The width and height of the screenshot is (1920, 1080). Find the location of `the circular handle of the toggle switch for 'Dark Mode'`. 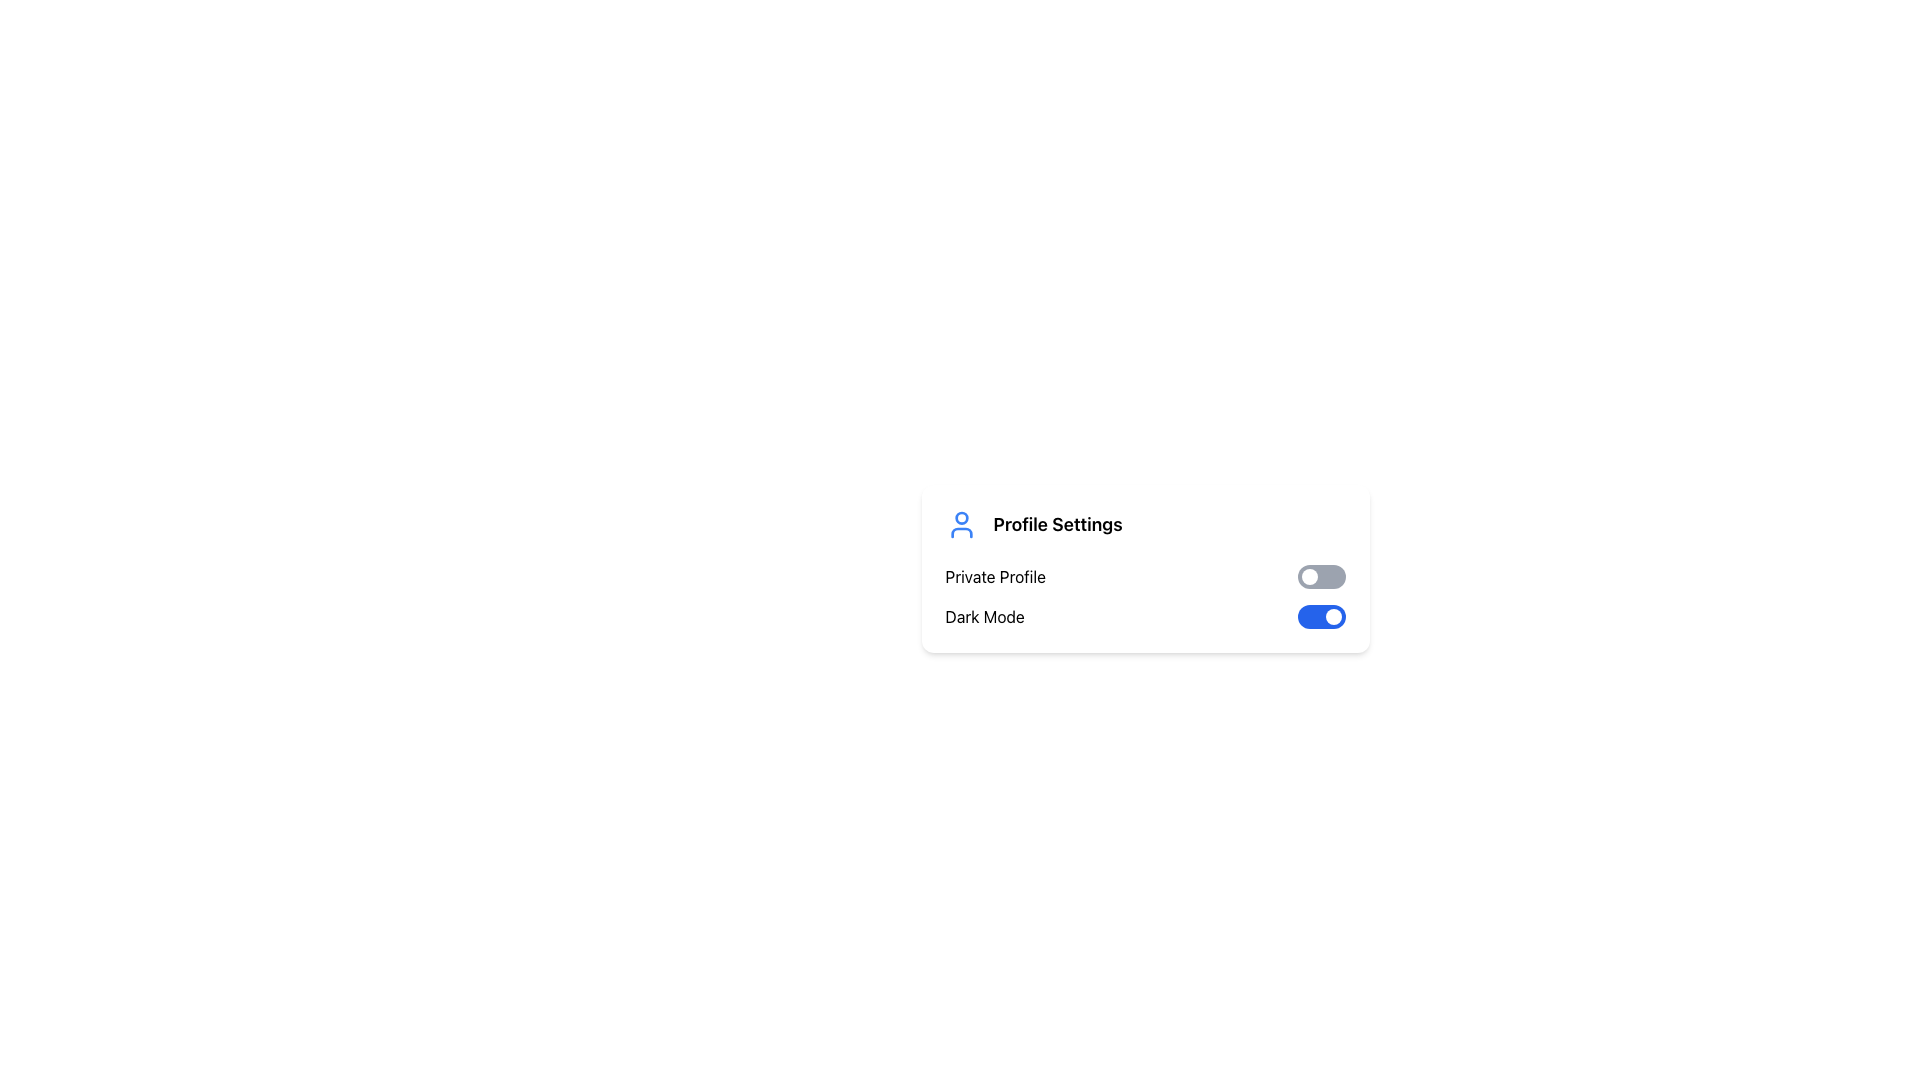

the circular handle of the toggle switch for 'Dark Mode' is located at coordinates (1321, 616).